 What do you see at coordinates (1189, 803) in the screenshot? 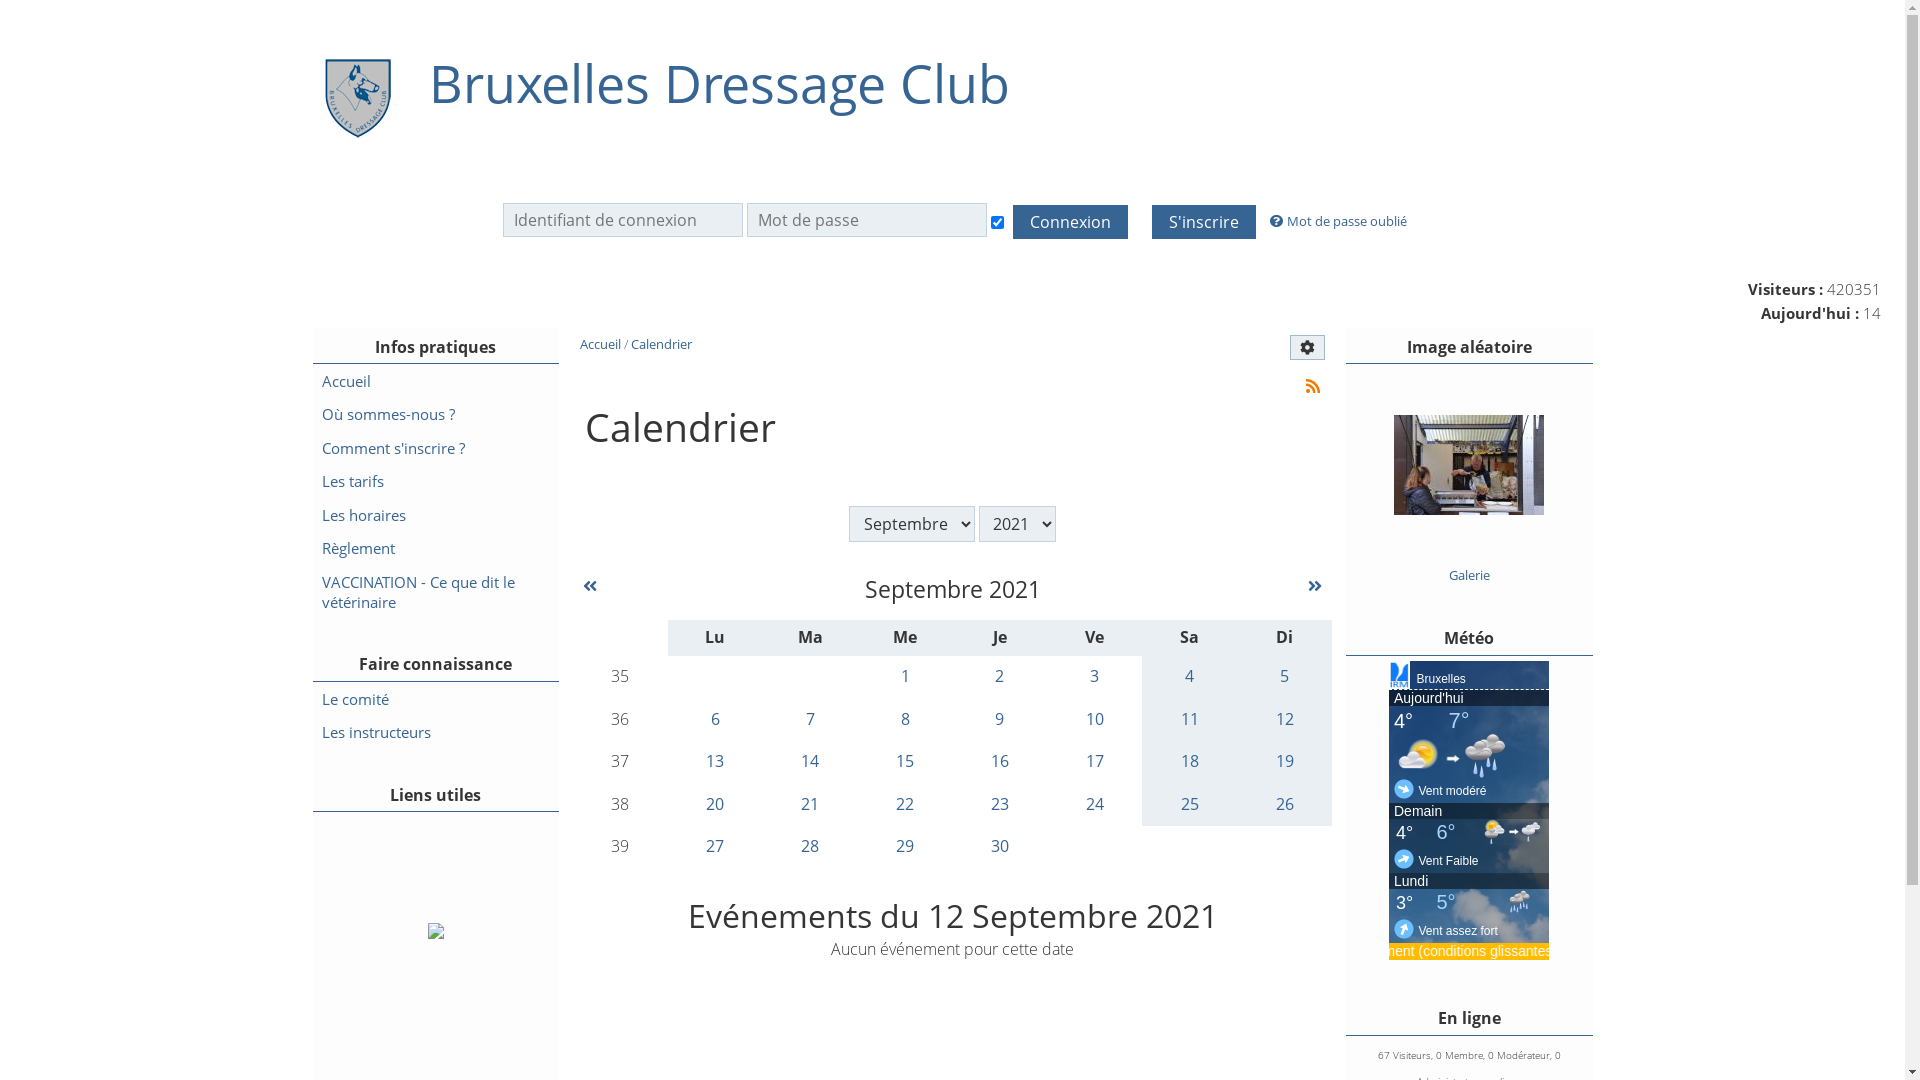
I see `'25'` at bounding box center [1189, 803].